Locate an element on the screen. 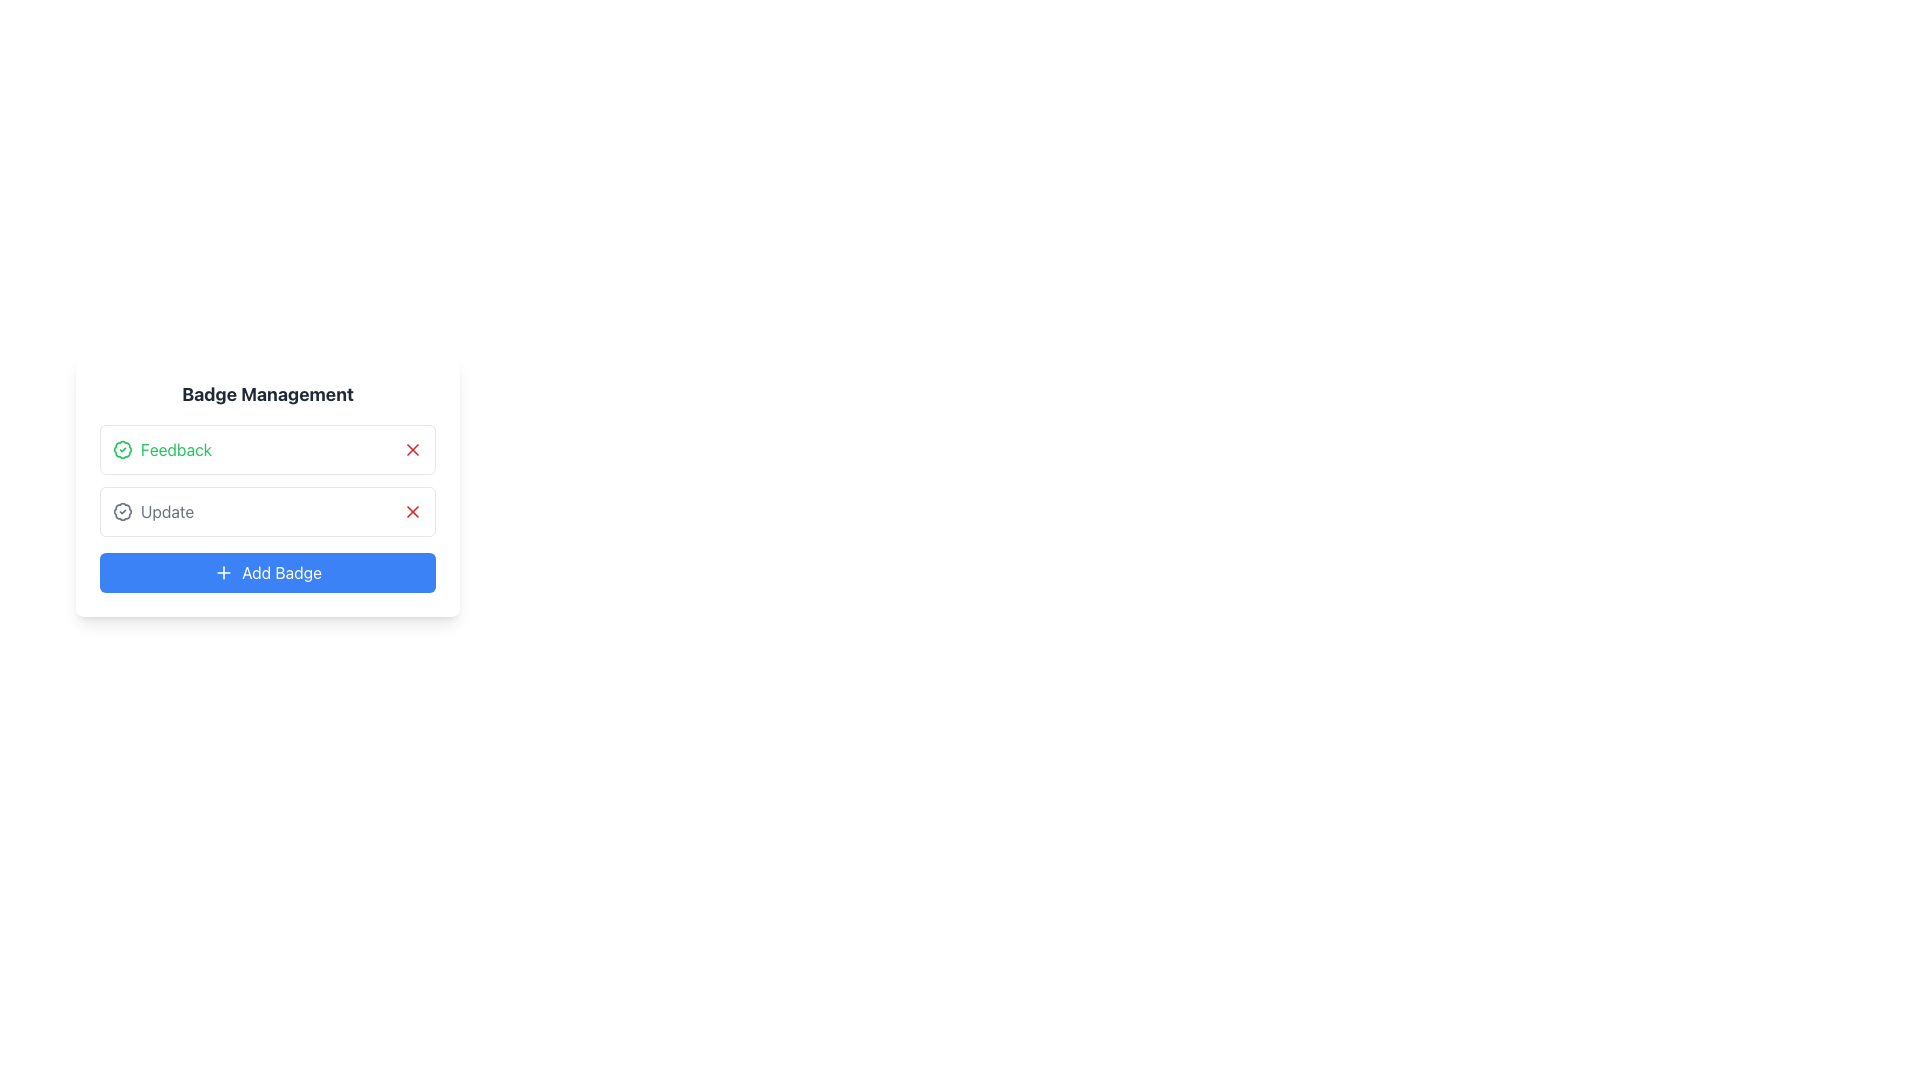 This screenshot has height=1080, width=1920. the label with an icon, which indicates the badge status, located at the top of the 'Badge Management' section is located at coordinates (162, 450).